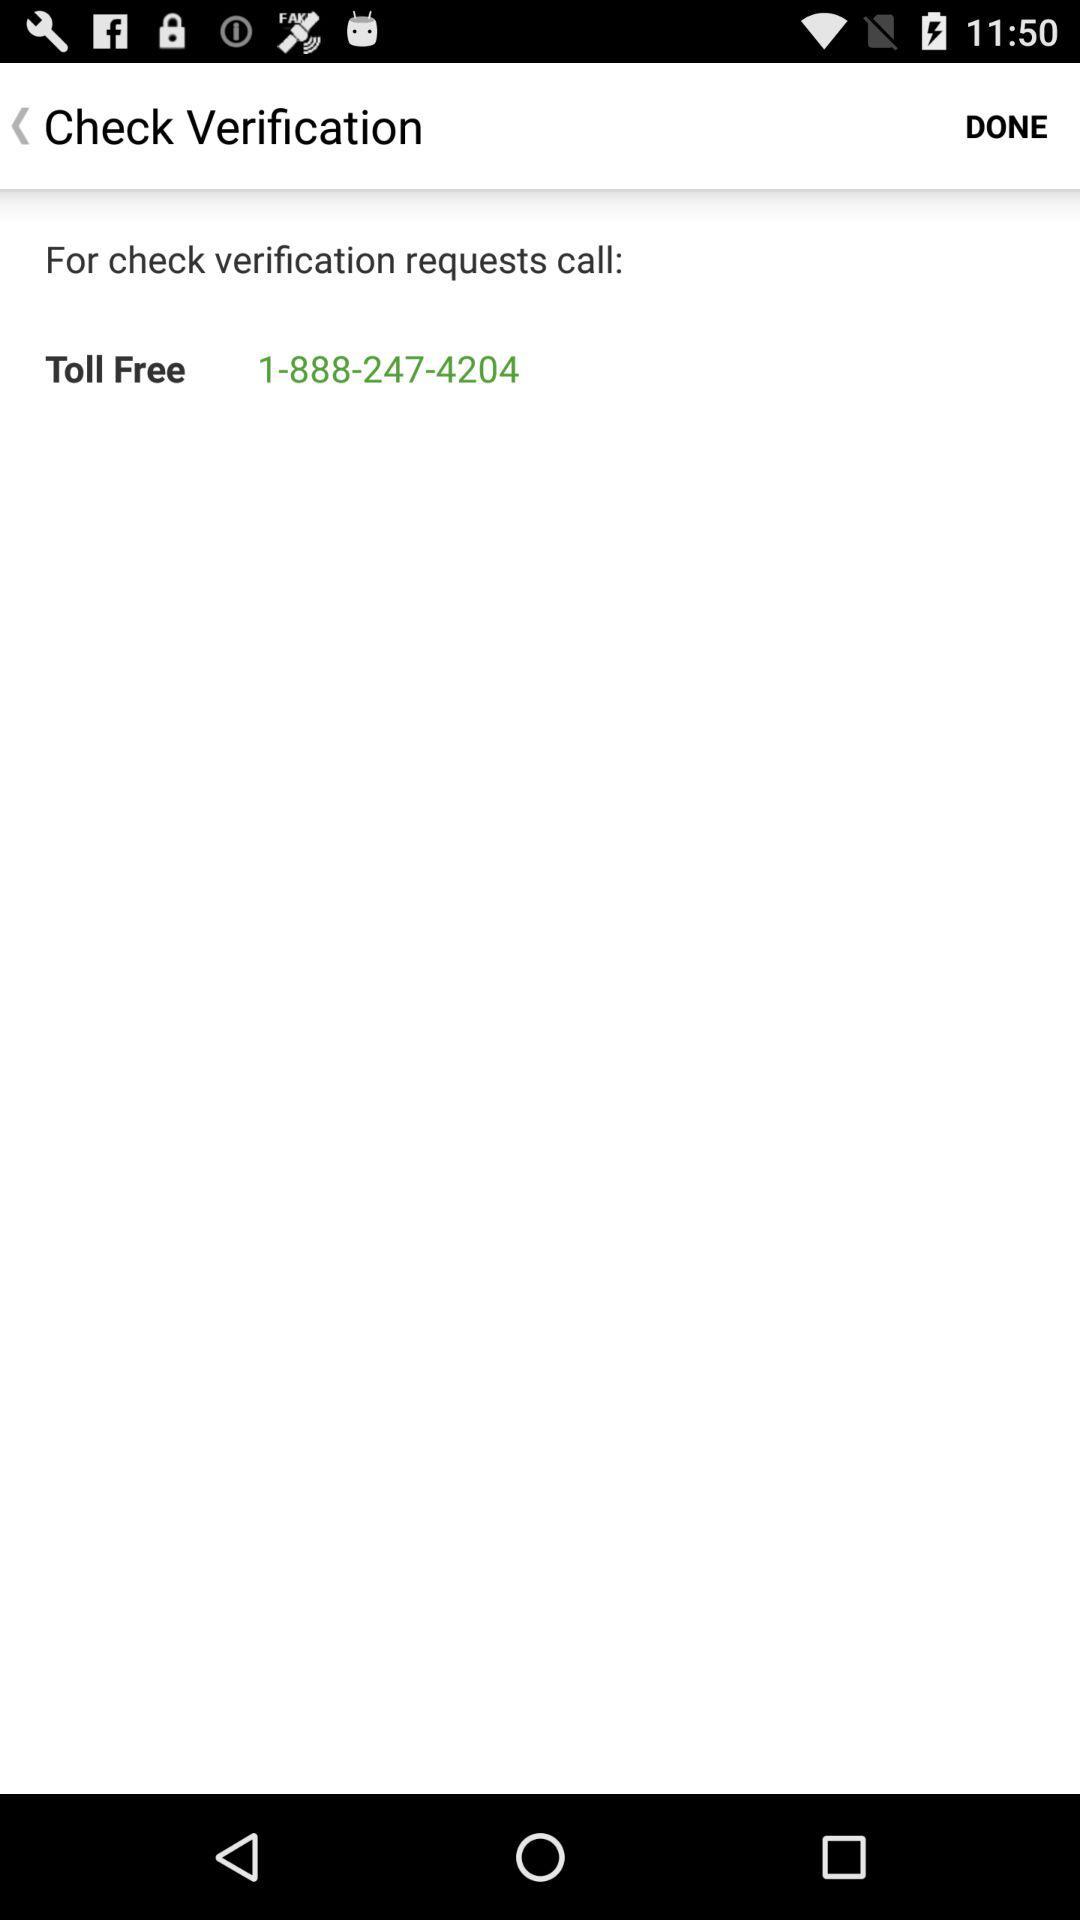  Describe the element at coordinates (1006, 124) in the screenshot. I see `the done` at that location.